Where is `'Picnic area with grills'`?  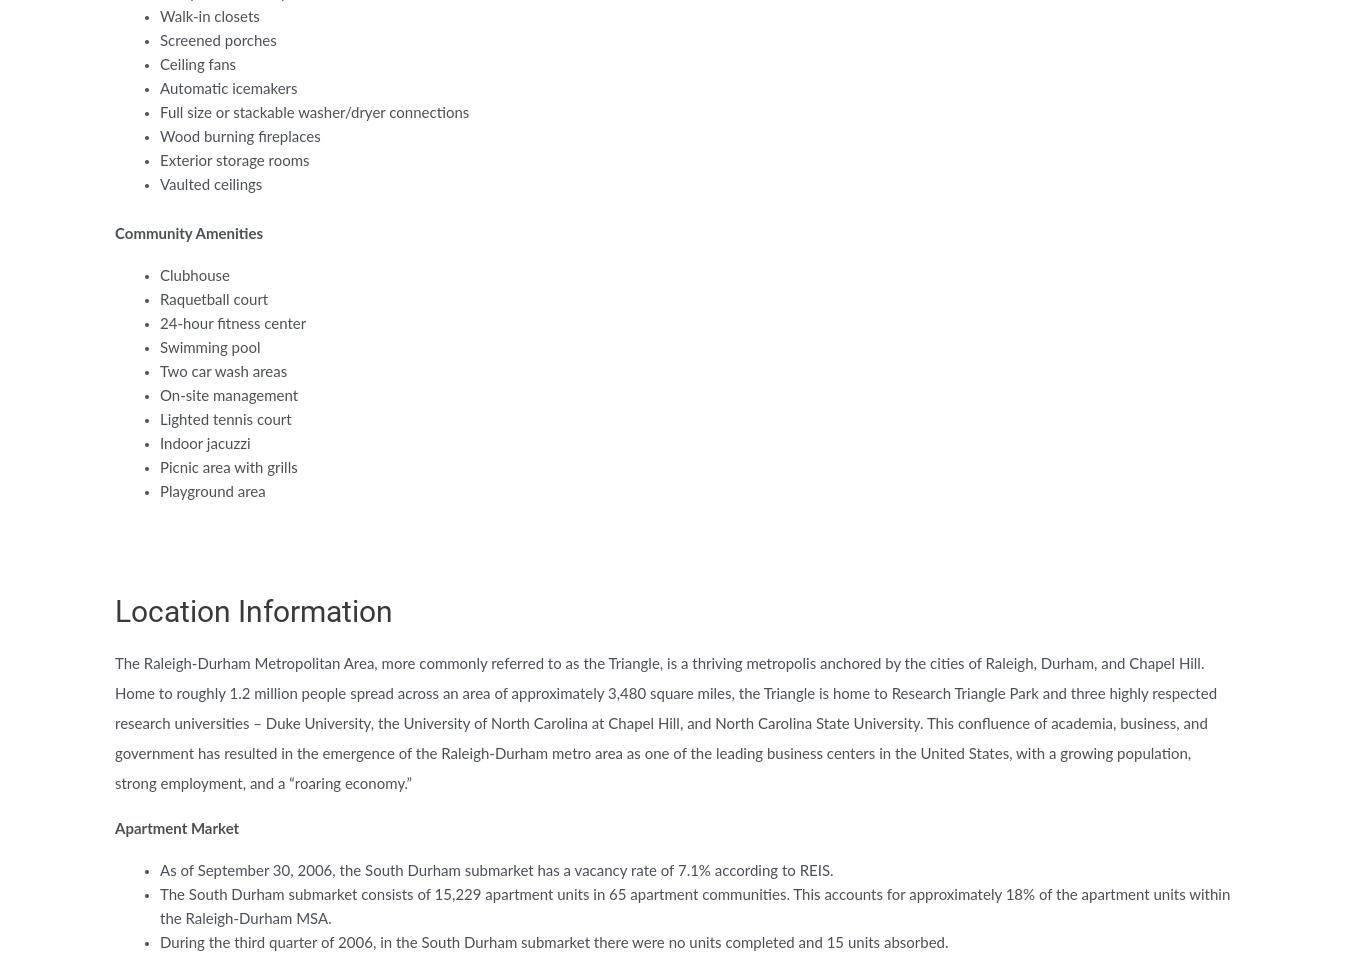 'Picnic area with grills' is located at coordinates (227, 468).